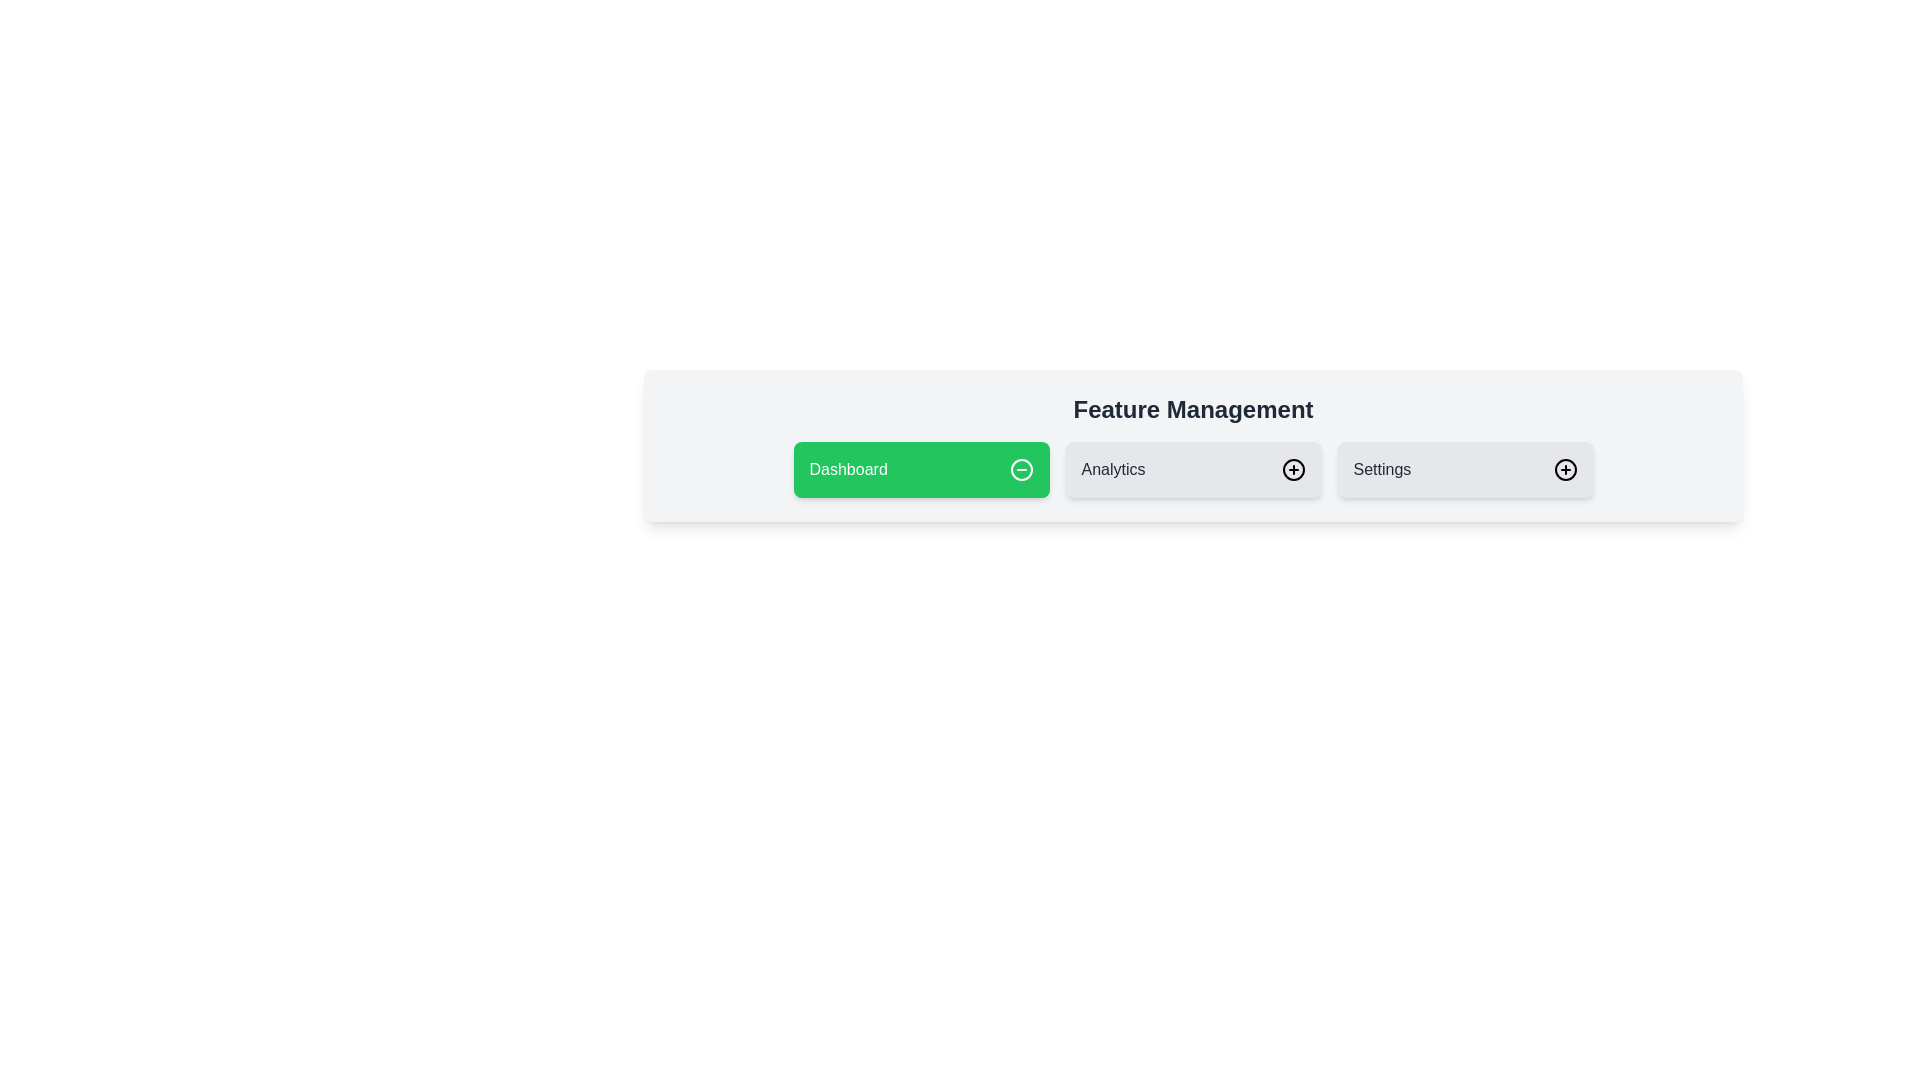  What do you see at coordinates (920, 470) in the screenshot?
I see `the green rectangular button labeled 'Dashboard'` at bounding box center [920, 470].